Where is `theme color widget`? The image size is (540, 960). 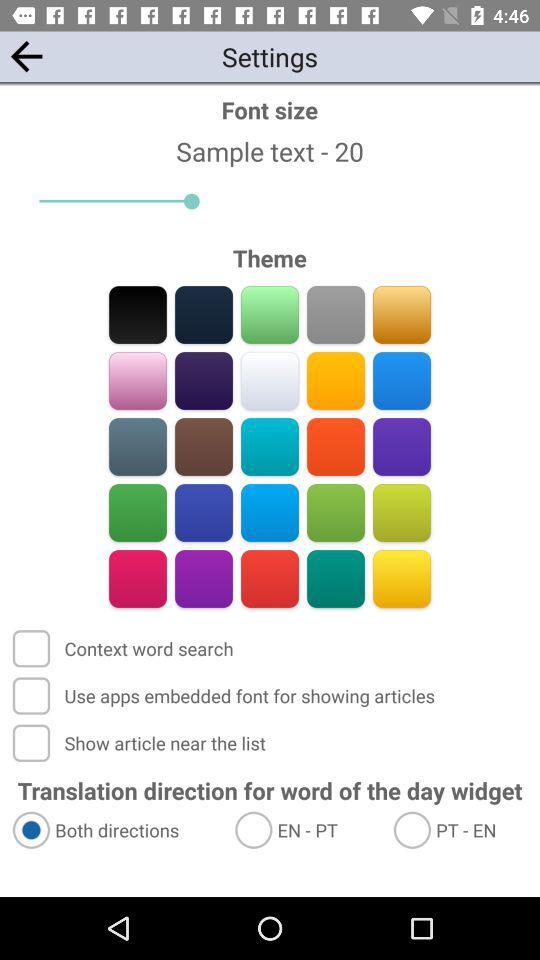
theme color widget is located at coordinates (270, 314).